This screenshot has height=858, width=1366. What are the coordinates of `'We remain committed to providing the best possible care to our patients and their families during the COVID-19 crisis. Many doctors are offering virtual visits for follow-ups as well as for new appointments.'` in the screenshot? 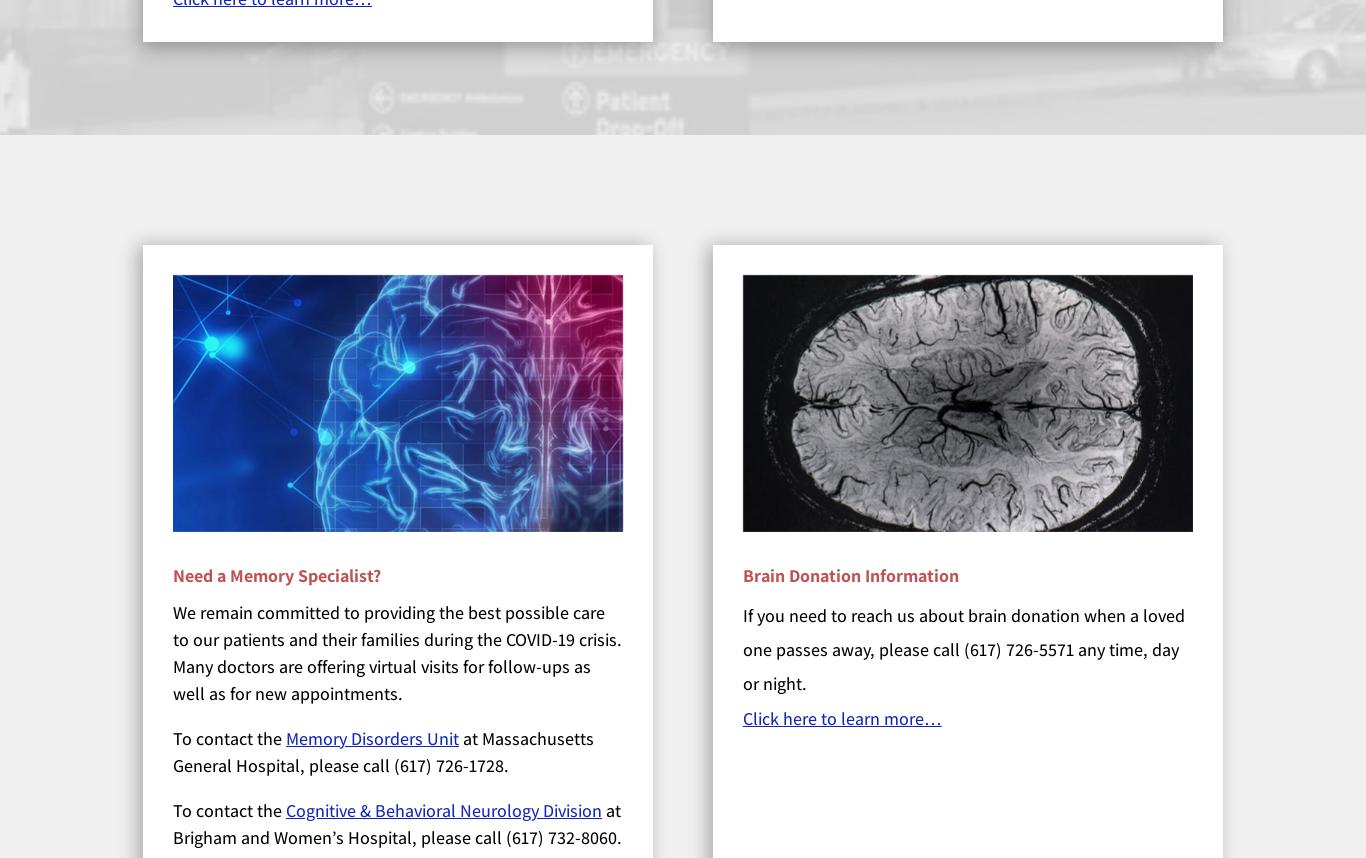 It's located at (396, 650).